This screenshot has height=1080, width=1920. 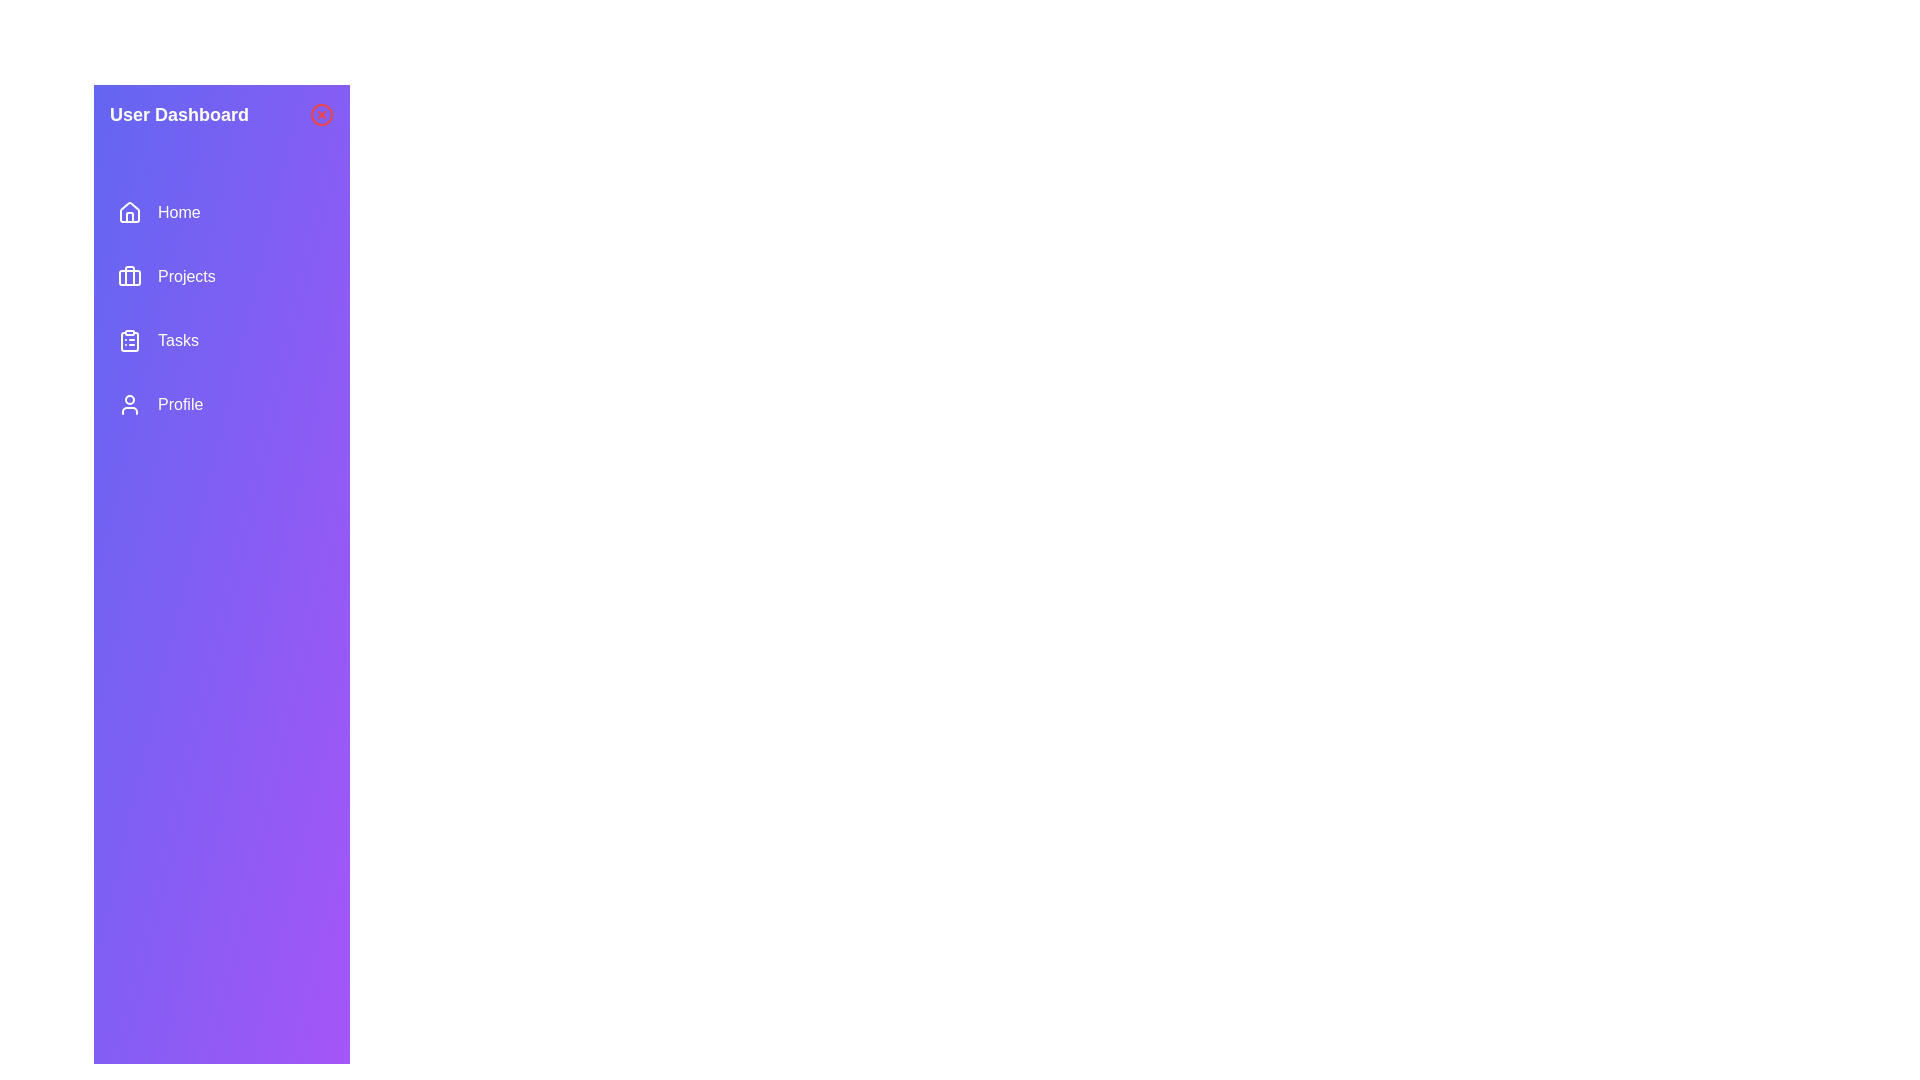 I want to click on the 'Profile' menu item in the sidebar for keyboard navigation, so click(x=221, y=405).